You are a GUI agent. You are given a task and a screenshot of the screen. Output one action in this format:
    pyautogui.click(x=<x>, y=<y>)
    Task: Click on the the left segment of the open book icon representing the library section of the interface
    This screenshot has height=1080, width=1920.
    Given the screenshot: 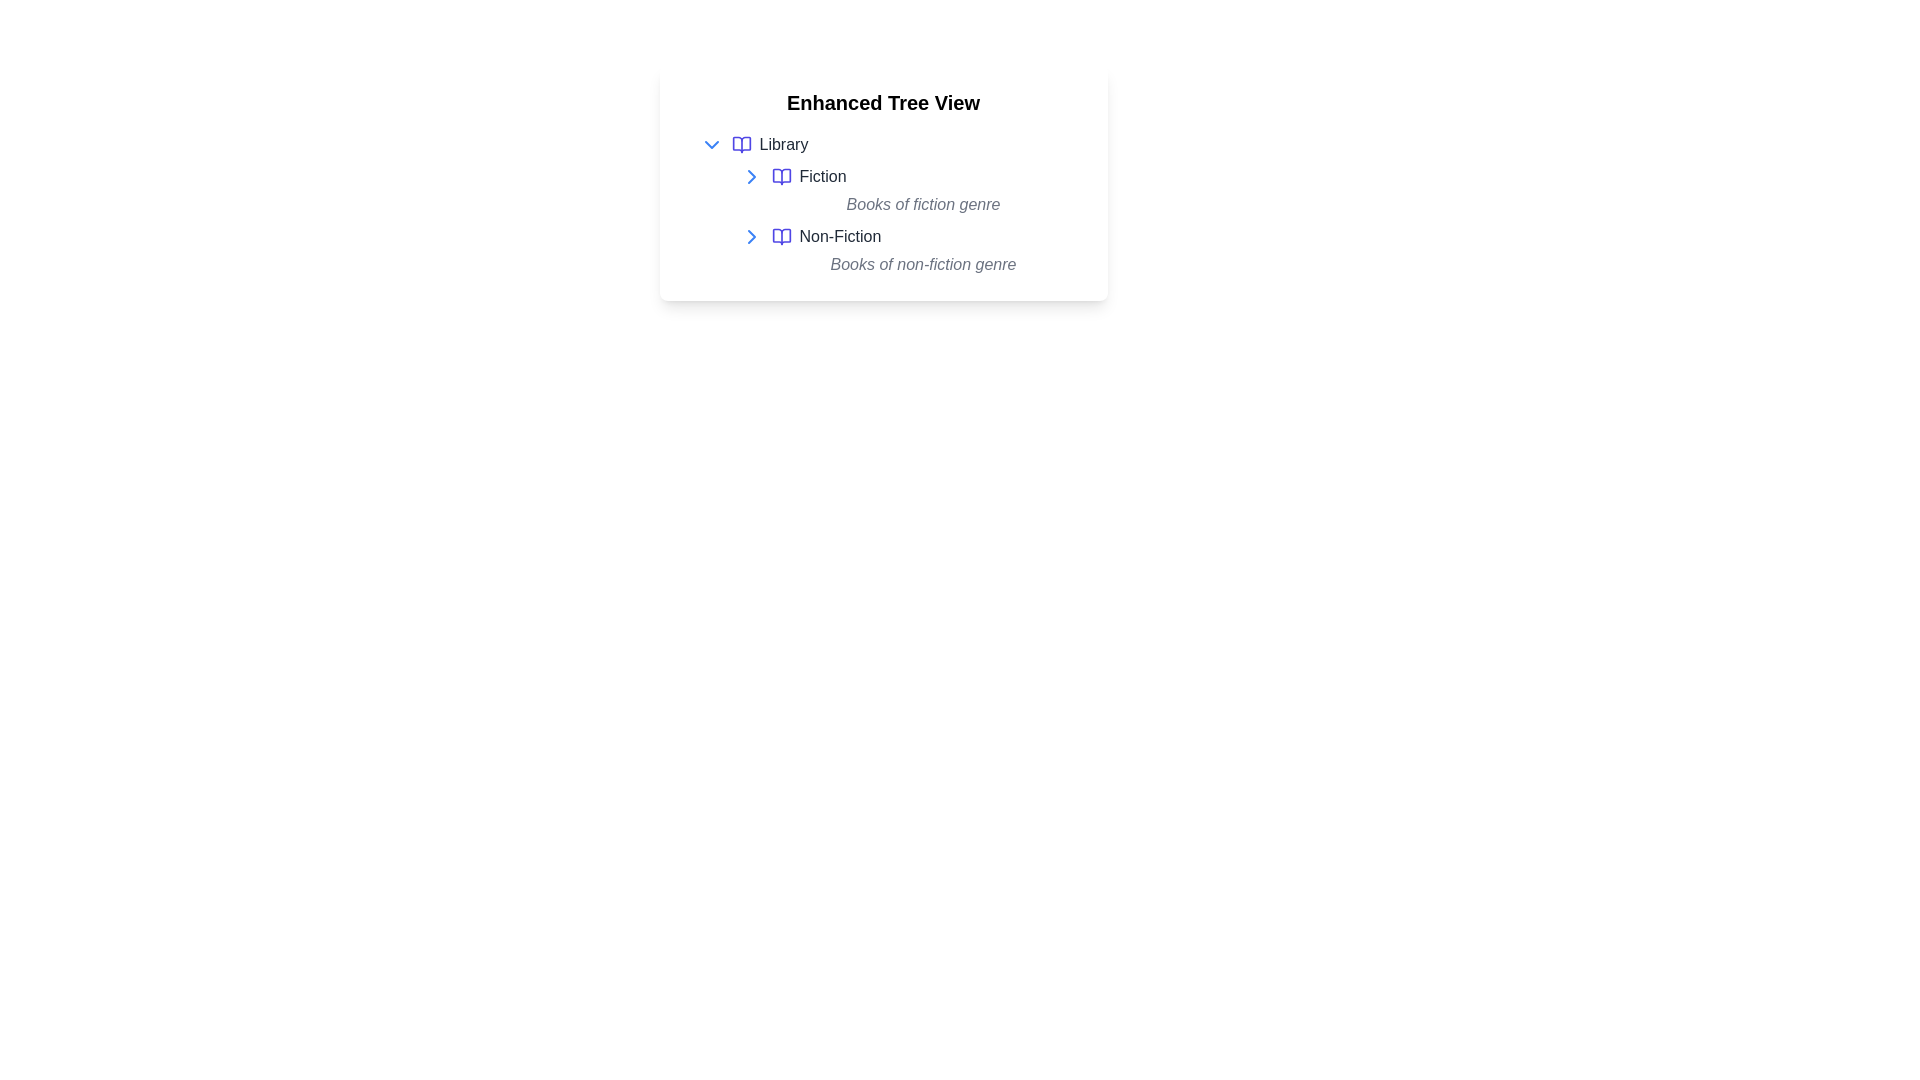 What is the action you would take?
    pyautogui.click(x=740, y=144)
    